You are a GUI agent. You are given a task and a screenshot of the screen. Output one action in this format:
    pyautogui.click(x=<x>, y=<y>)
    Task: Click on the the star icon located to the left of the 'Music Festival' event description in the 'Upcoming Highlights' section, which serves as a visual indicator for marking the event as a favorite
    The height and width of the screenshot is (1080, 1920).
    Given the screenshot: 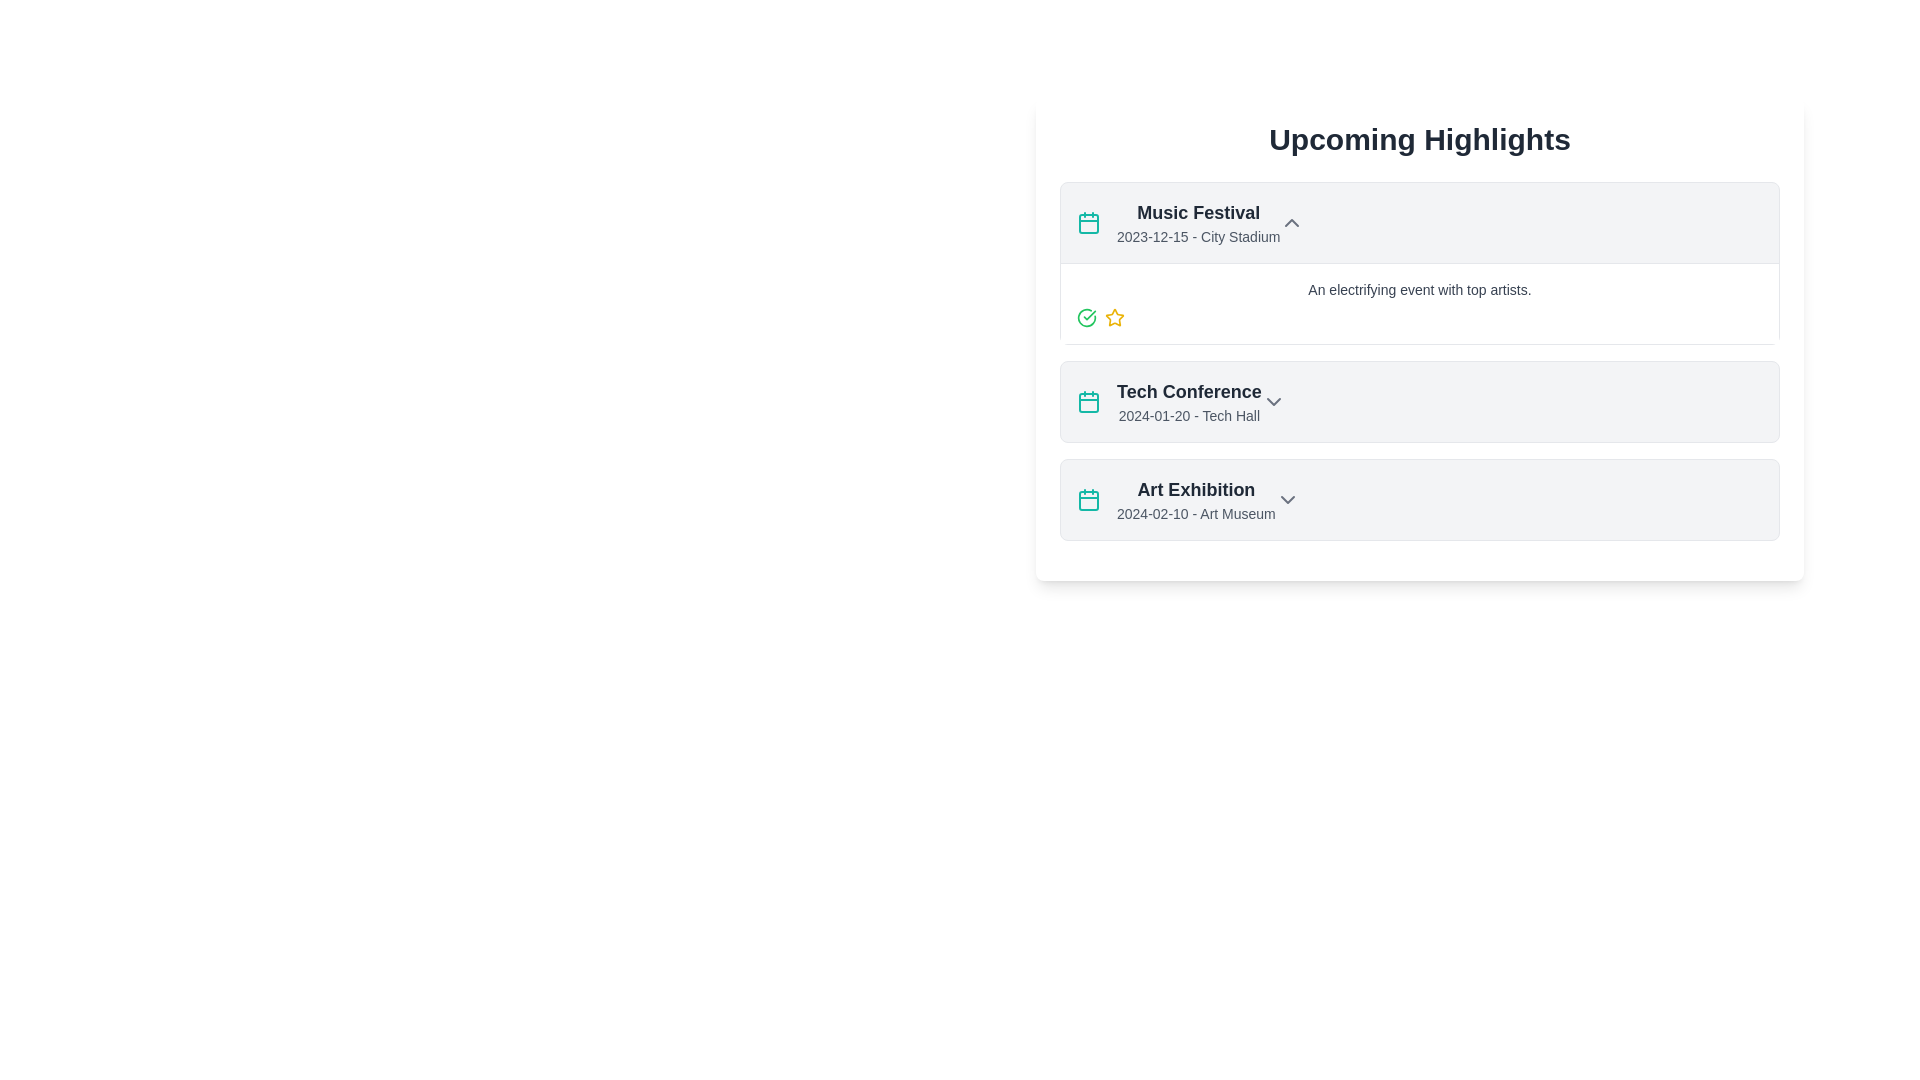 What is the action you would take?
    pyautogui.click(x=1113, y=316)
    